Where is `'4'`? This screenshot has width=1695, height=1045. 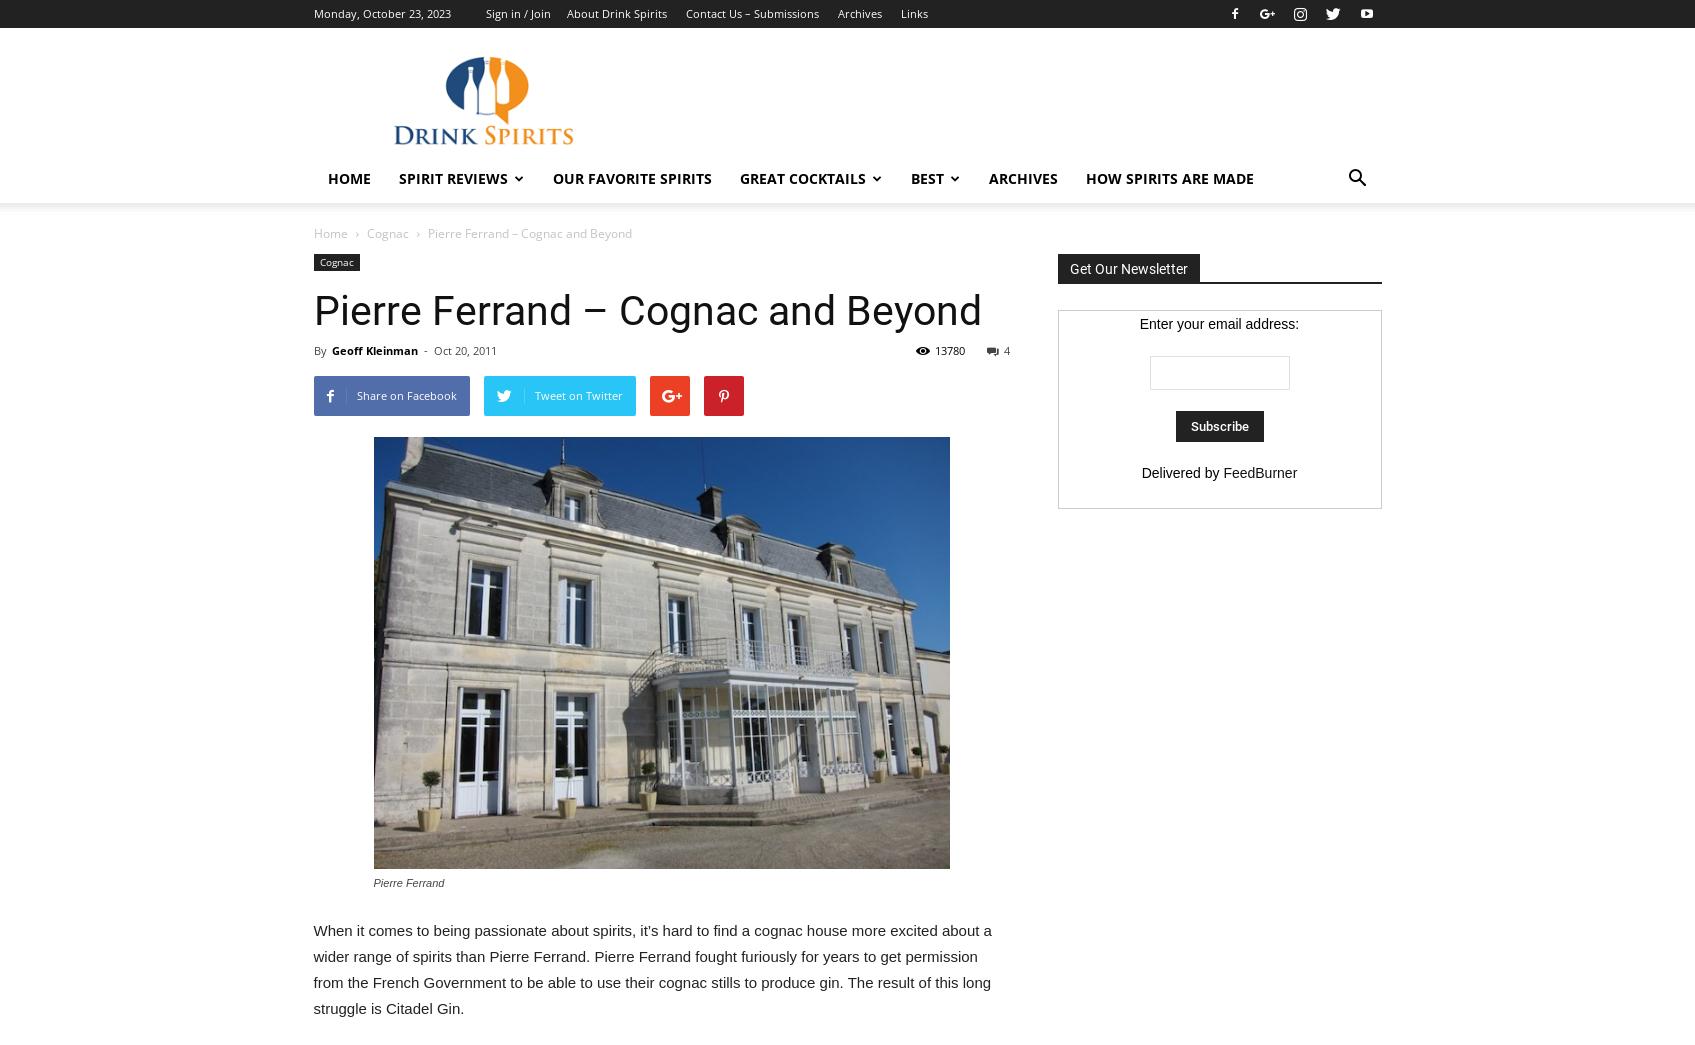 '4' is located at coordinates (1001, 349).